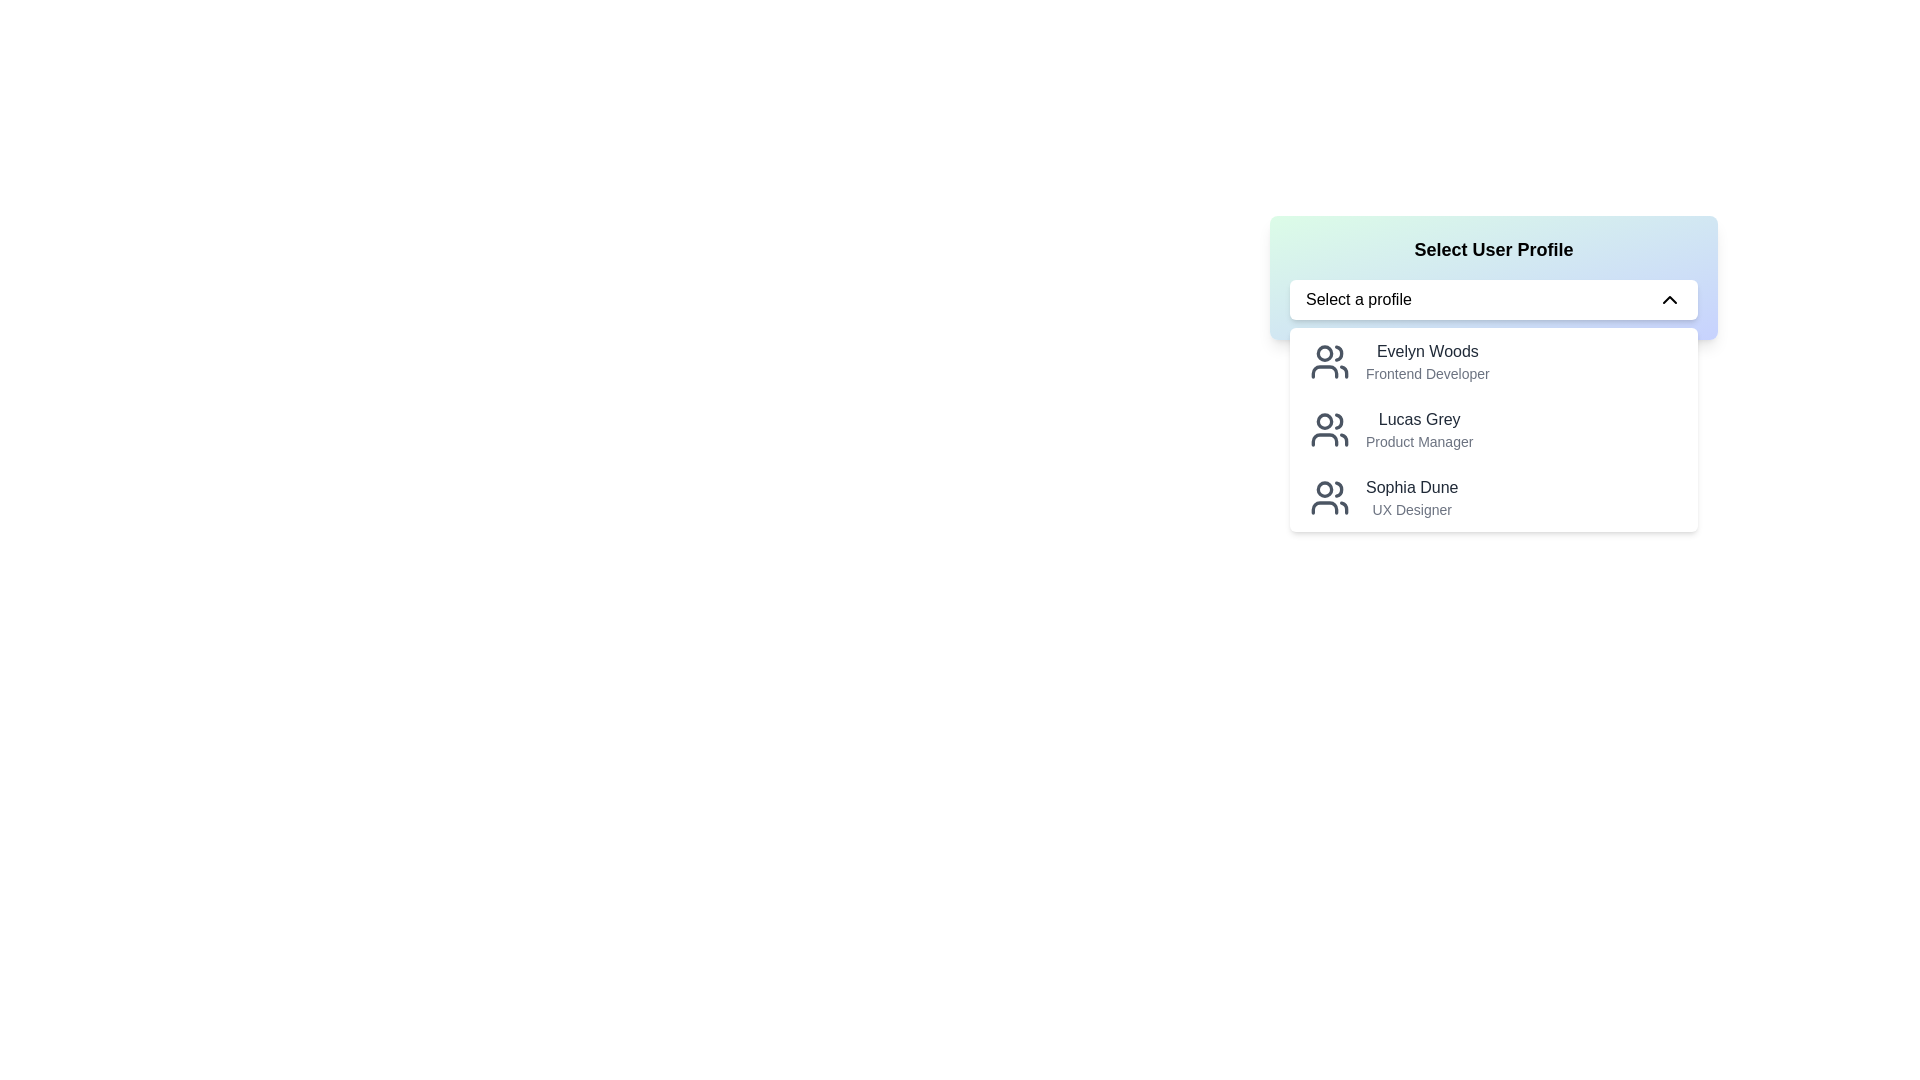  I want to click on the first list item styled with a flex layout that contains the name 'Evelyn Woods' and subtitle 'Frontend Developer', so click(1493, 362).